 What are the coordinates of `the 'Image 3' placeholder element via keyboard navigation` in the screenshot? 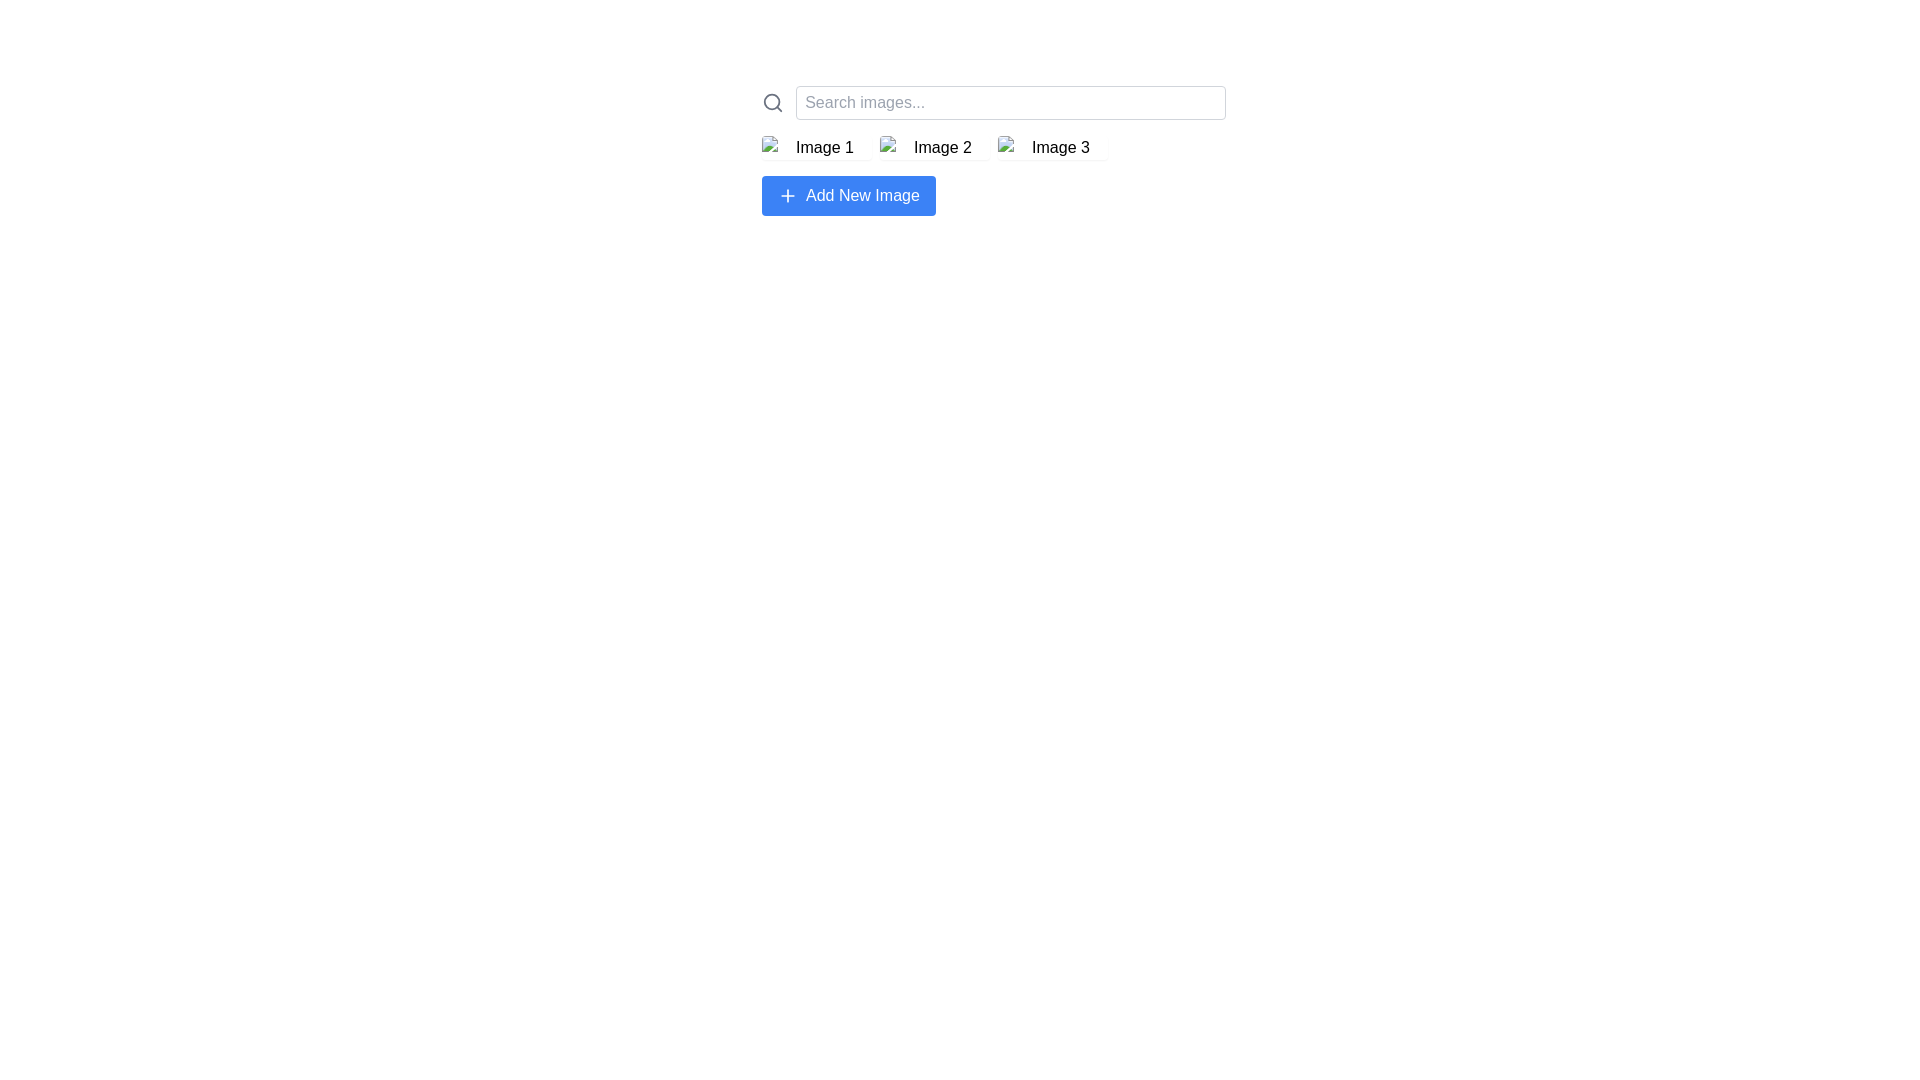 It's located at (1051, 146).